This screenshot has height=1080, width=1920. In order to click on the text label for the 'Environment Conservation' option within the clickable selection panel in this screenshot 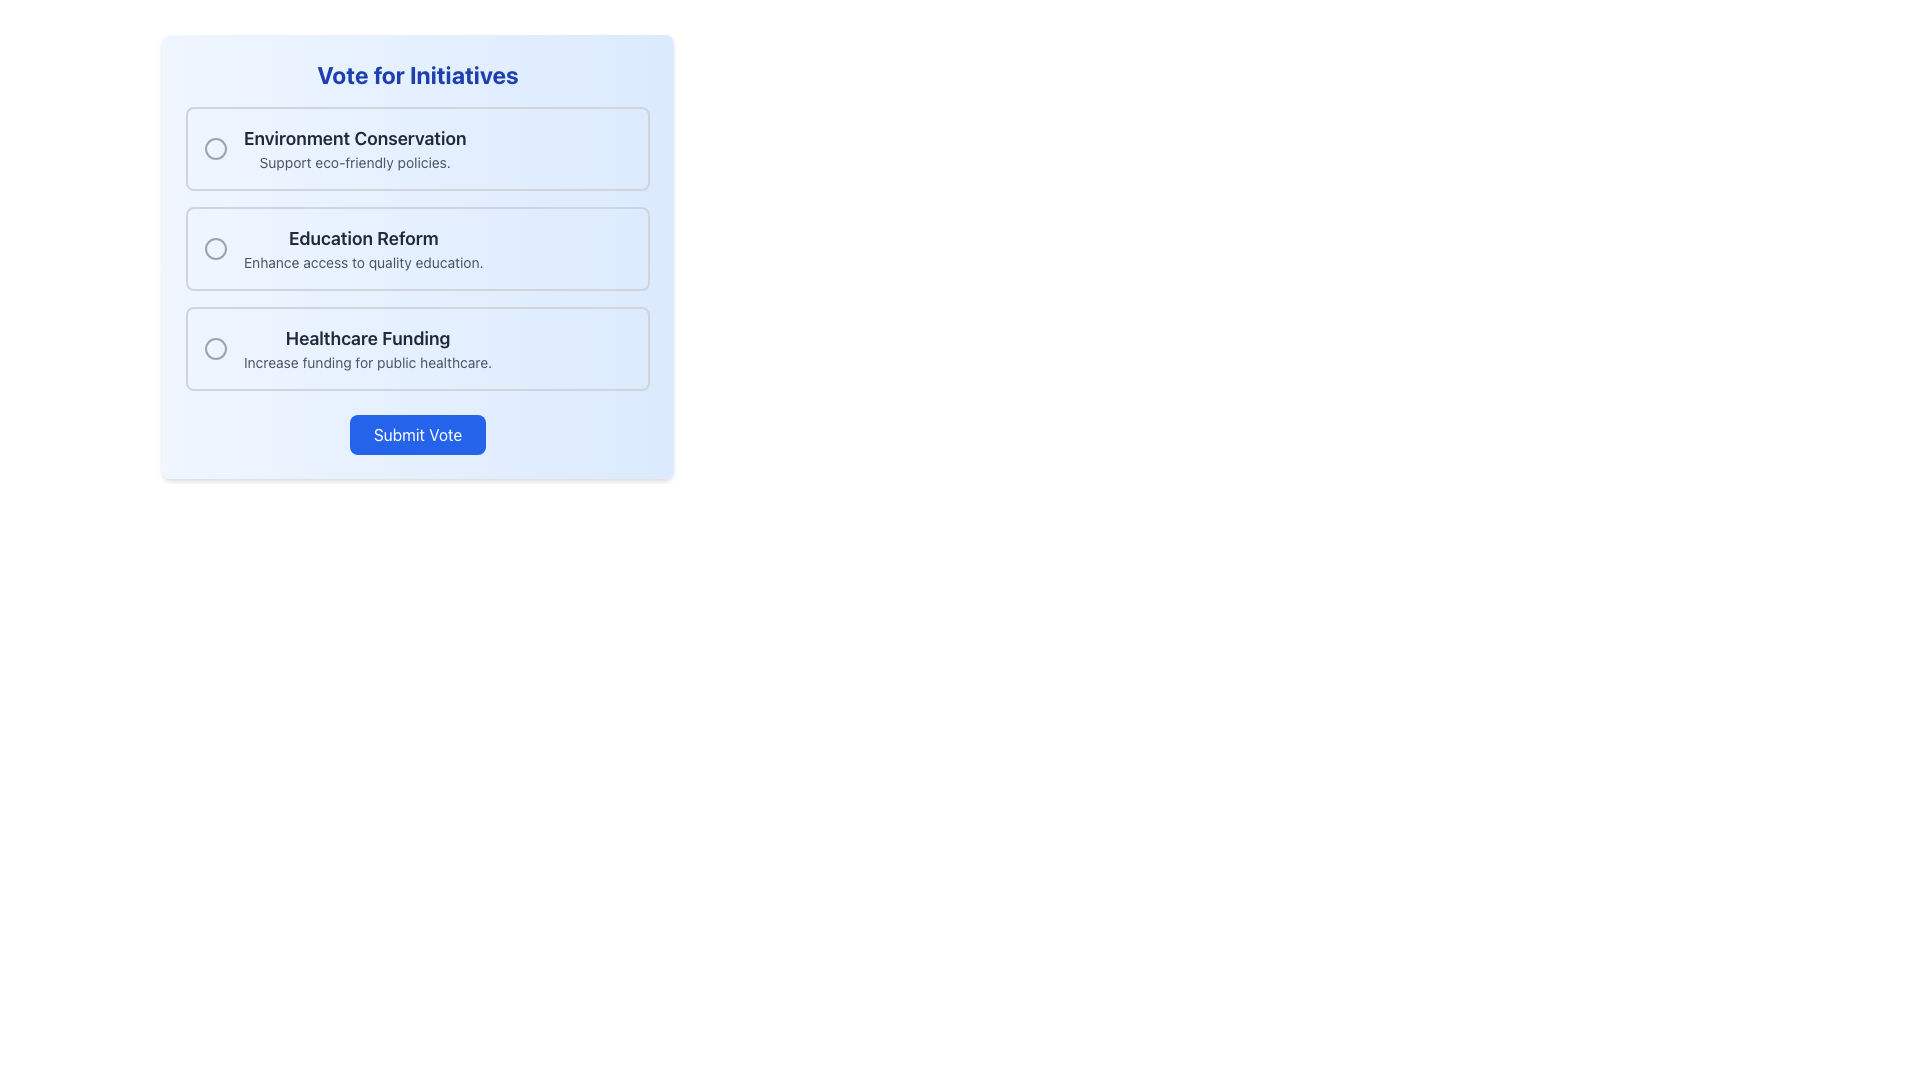, I will do `click(355, 148)`.